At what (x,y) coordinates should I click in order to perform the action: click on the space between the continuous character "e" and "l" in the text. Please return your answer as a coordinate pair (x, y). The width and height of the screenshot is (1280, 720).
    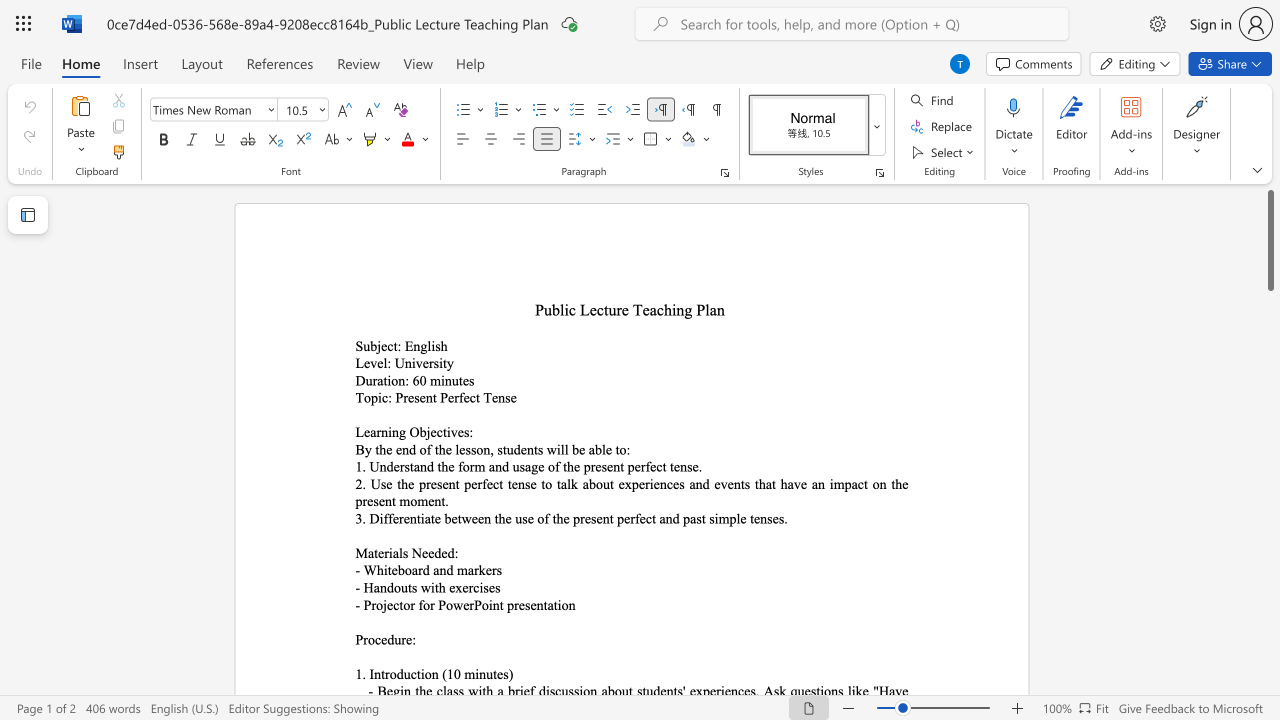
    Looking at the image, I should click on (382, 363).